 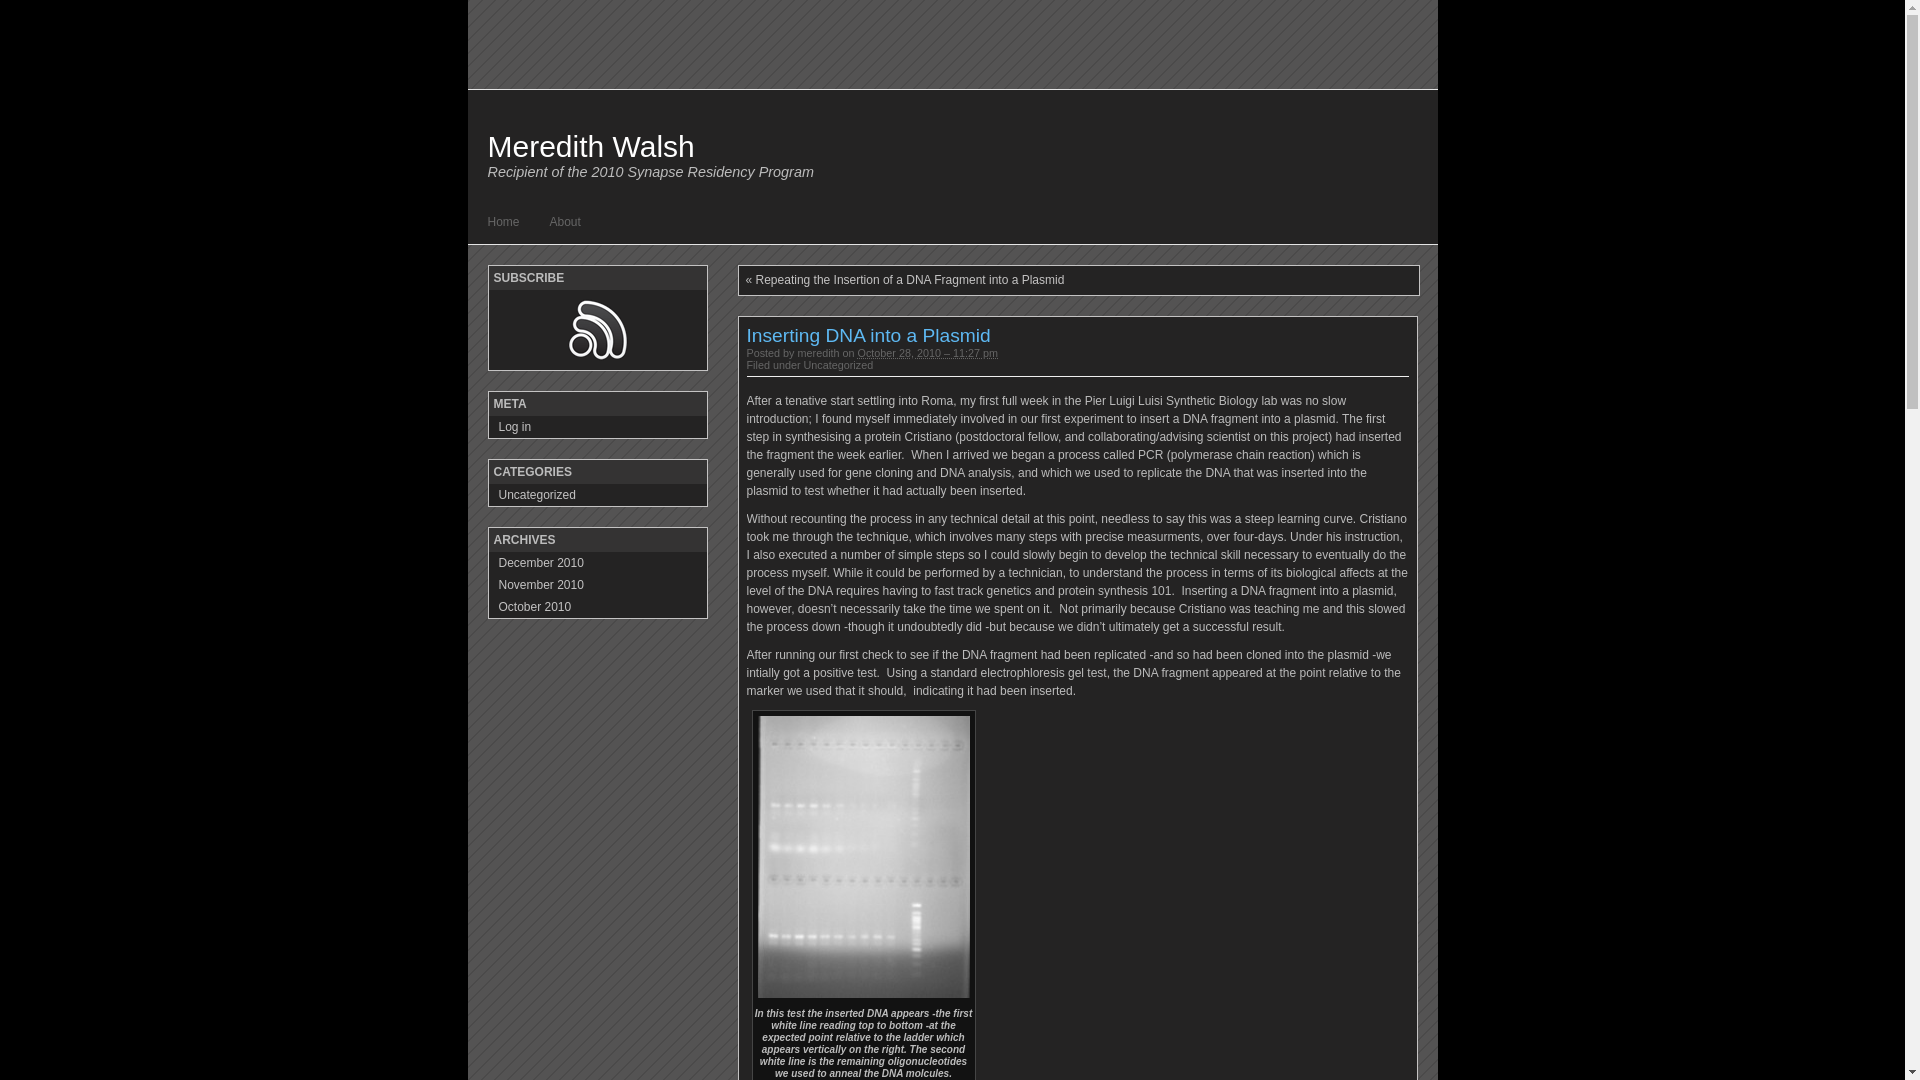 I want to click on 'Home', so click(x=504, y=222).